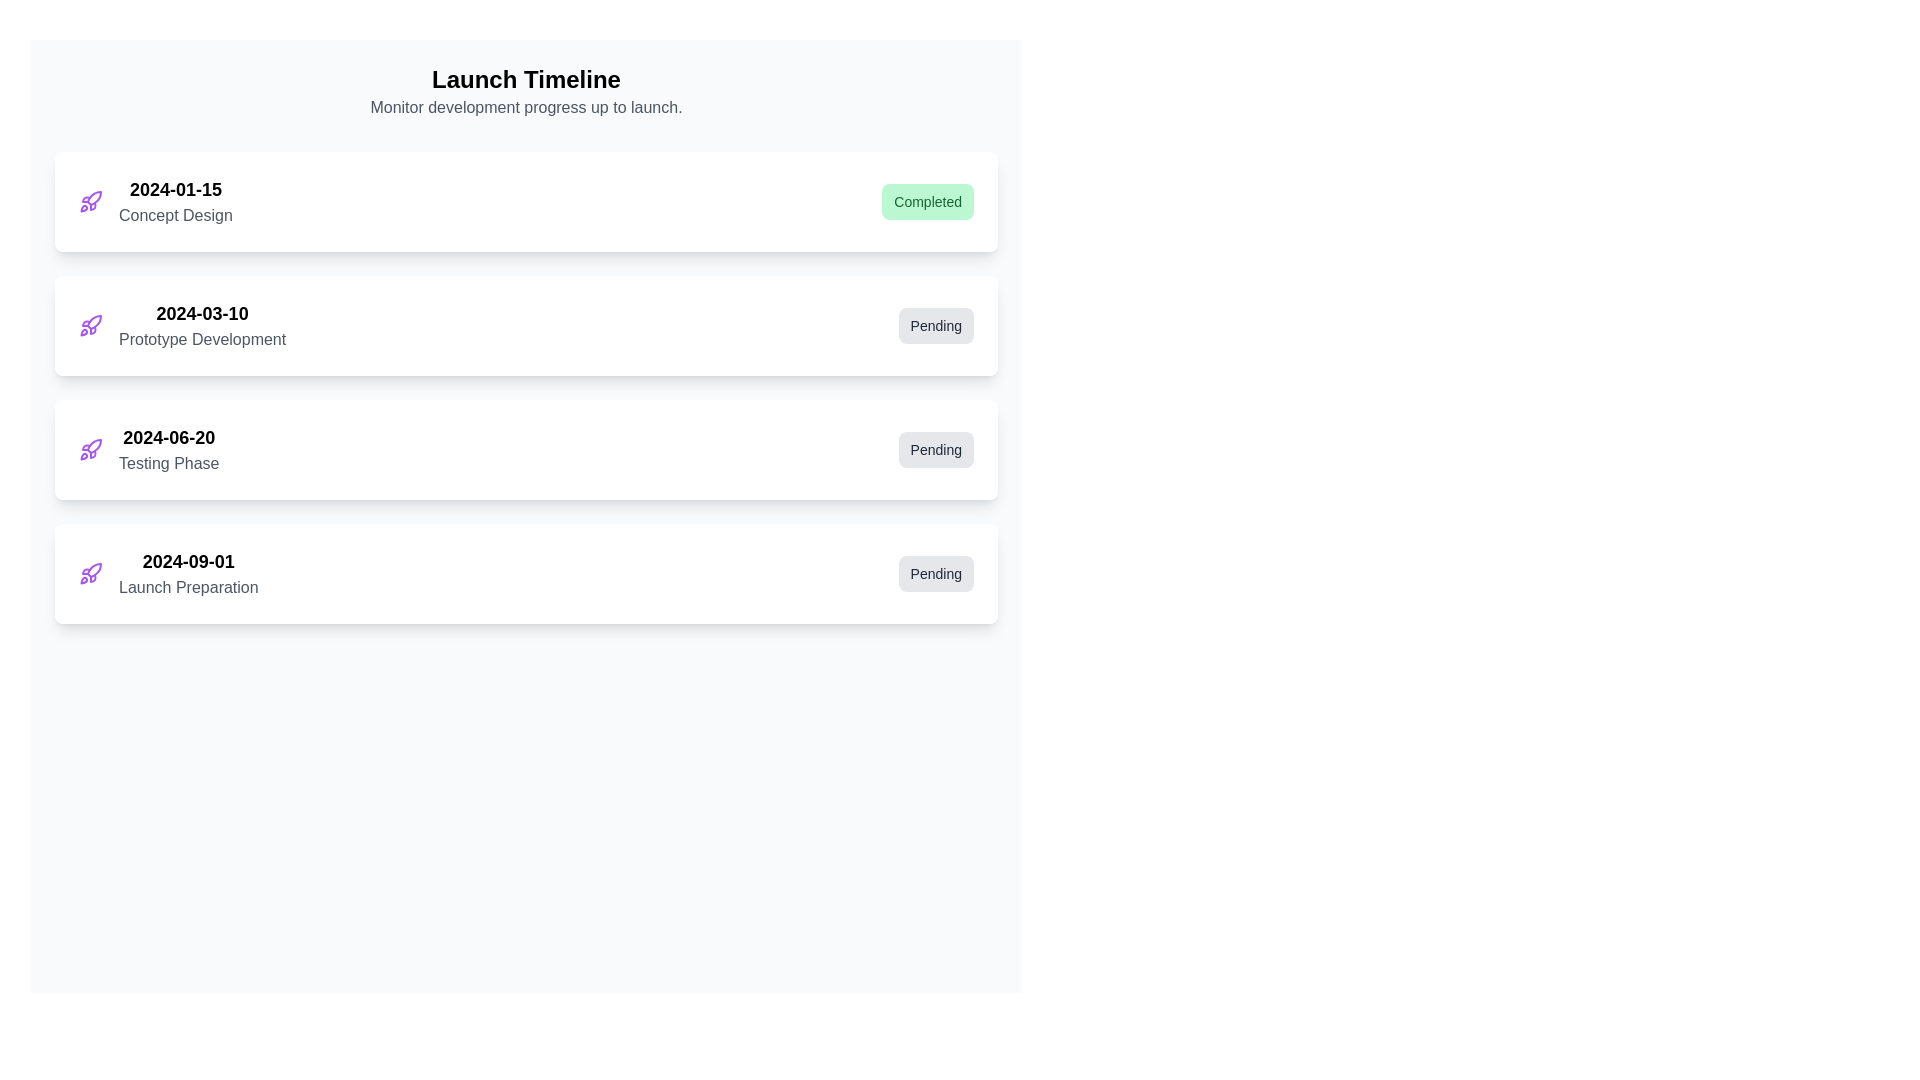 This screenshot has width=1920, height=1080. Describe the element at coordinates (93, 321) in the screenshot. I see `the purple rocket icon part of the SVG shape located next to the date '2024-03-10' and the description 'Prototype Development' in the second item of the timeline` at that location.